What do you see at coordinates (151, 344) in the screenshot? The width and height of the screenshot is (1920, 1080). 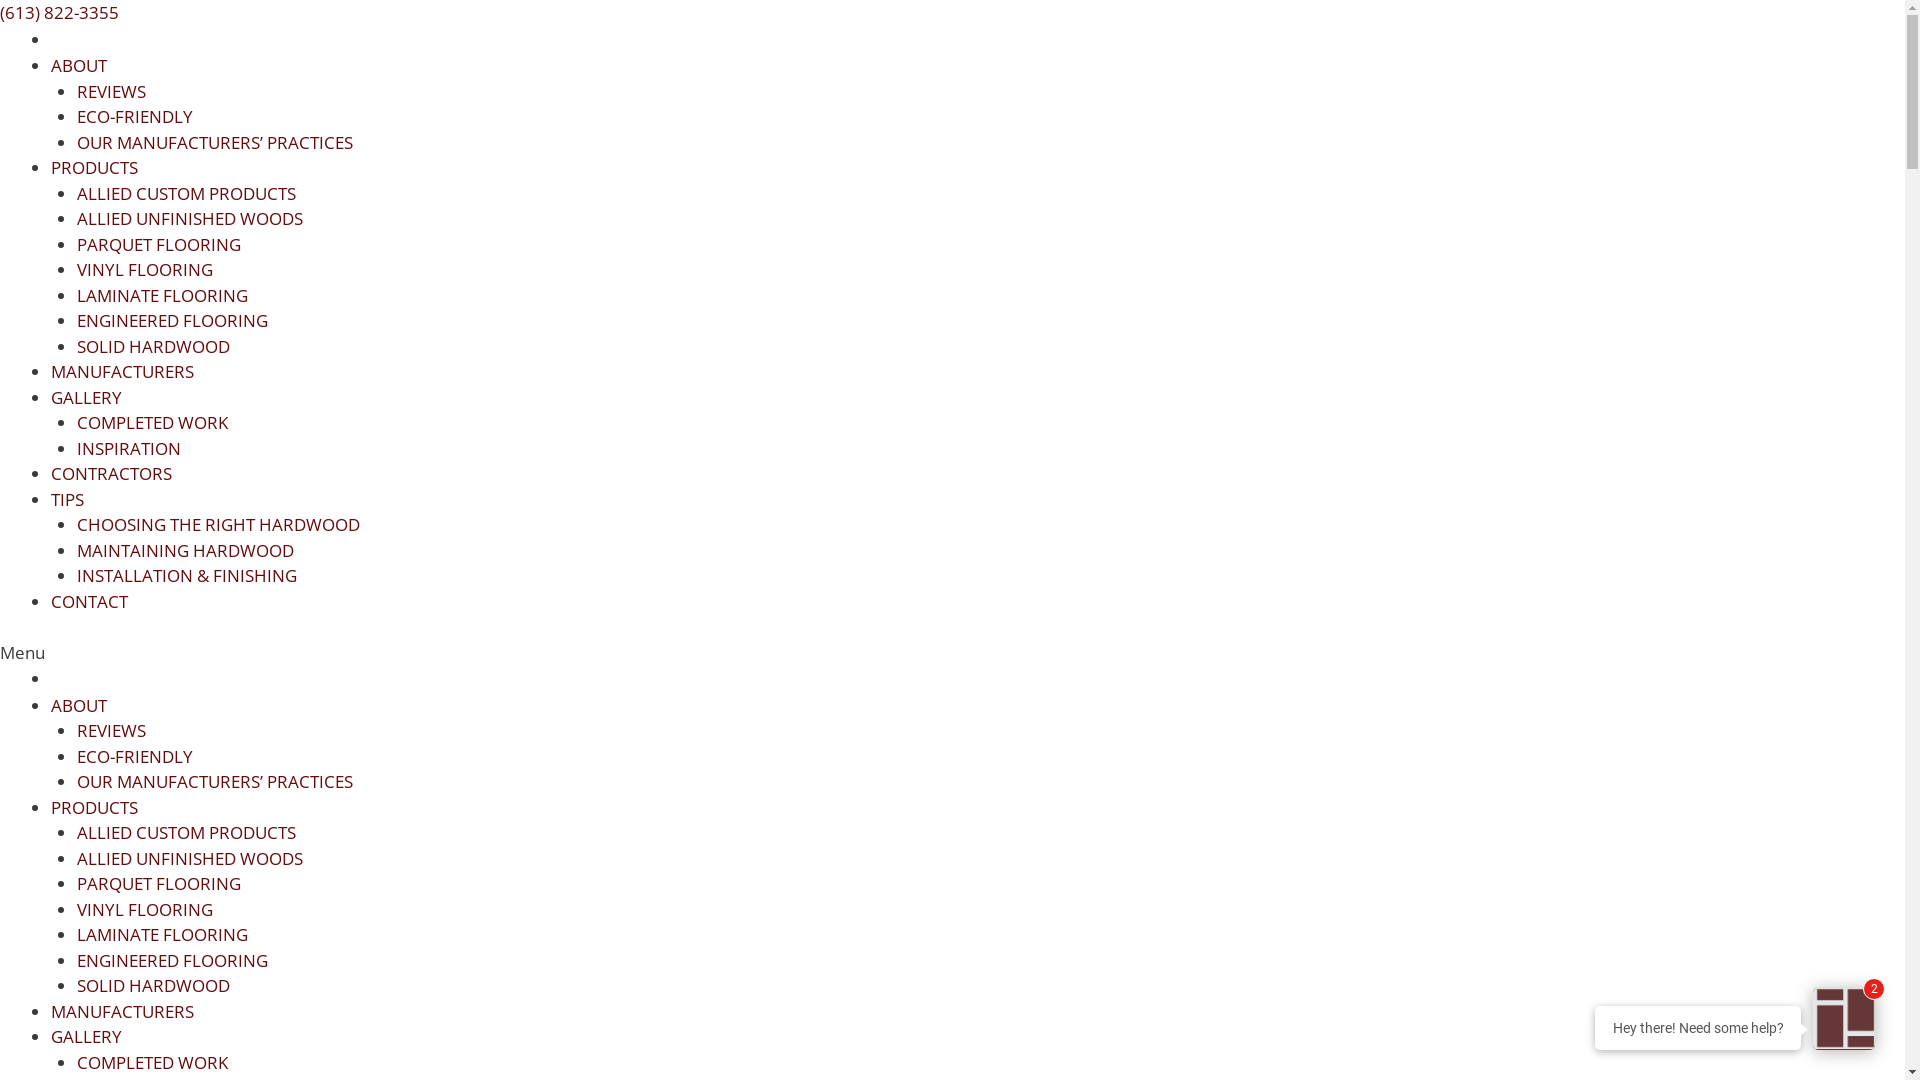 I see `'SOLID HARDWOOD'` at bounding box center [151, 344].